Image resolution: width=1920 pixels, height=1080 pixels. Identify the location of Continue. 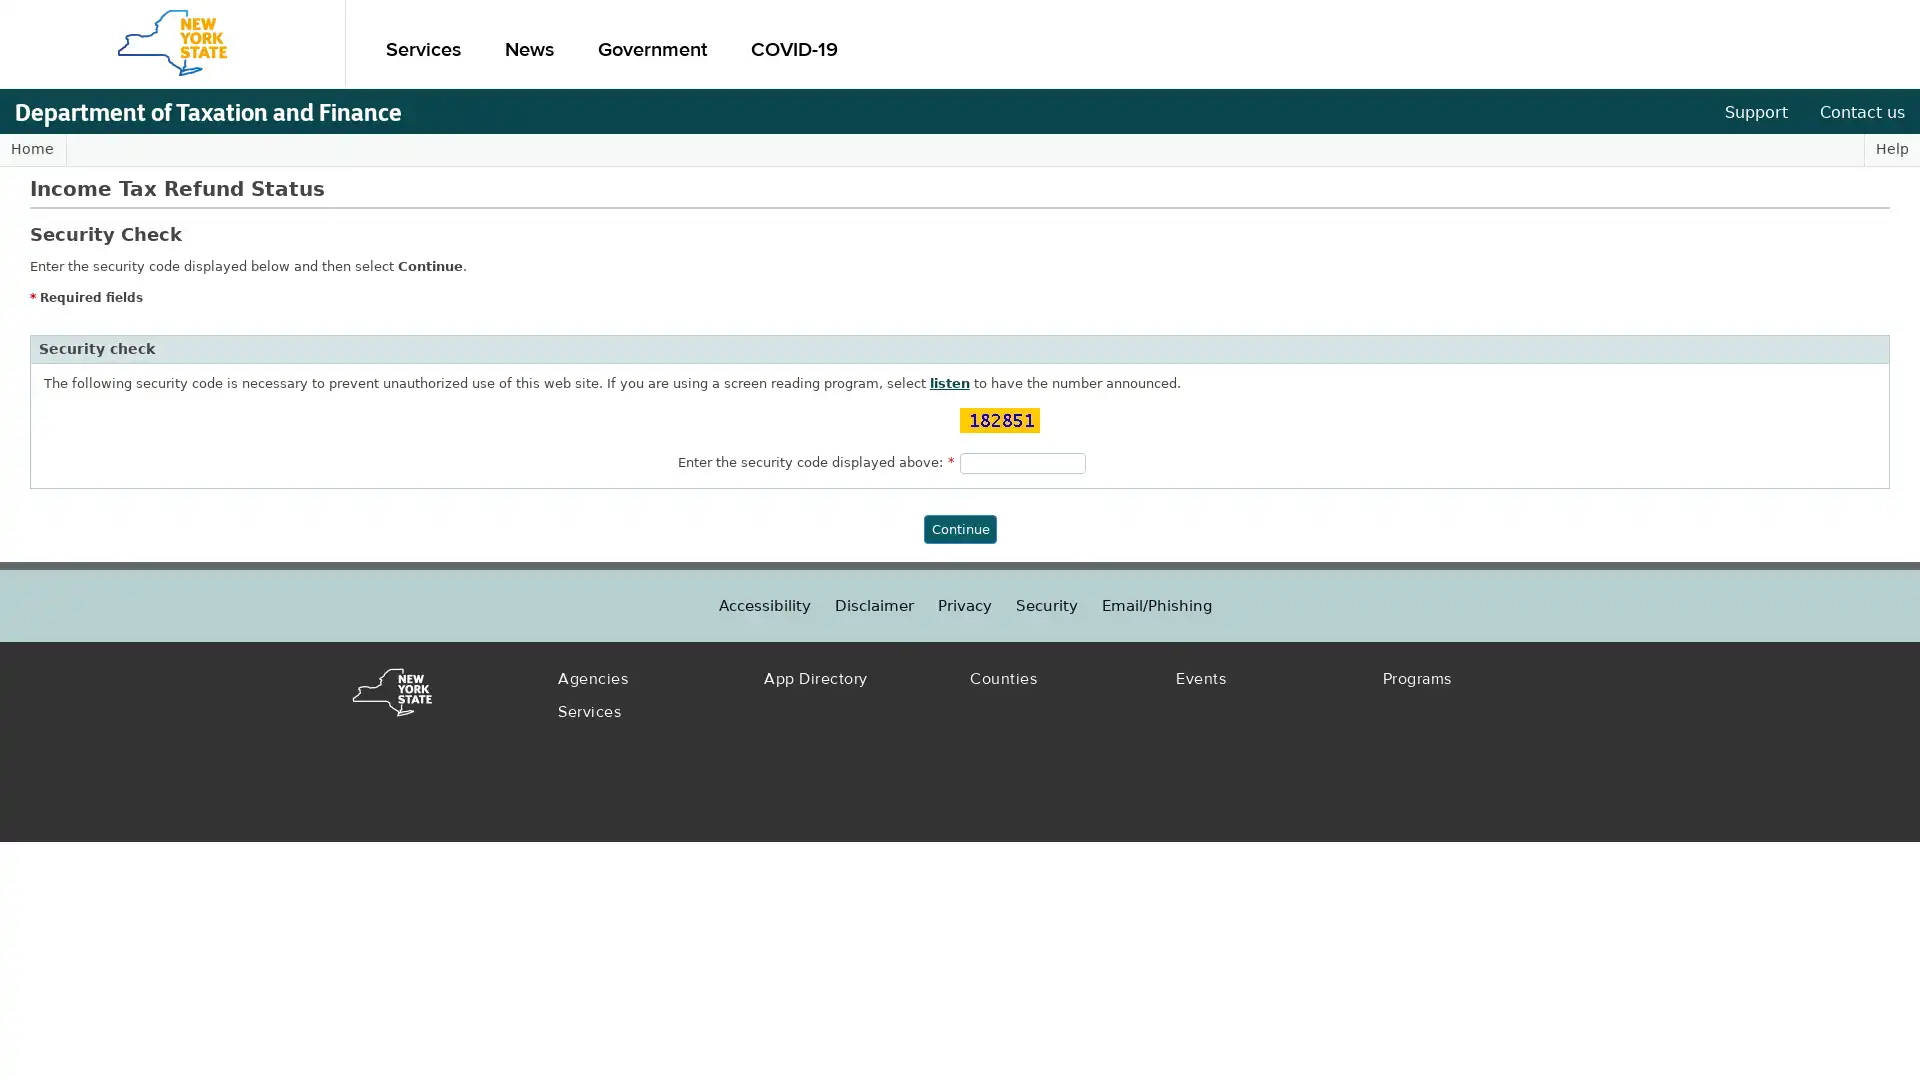
(960, 527).